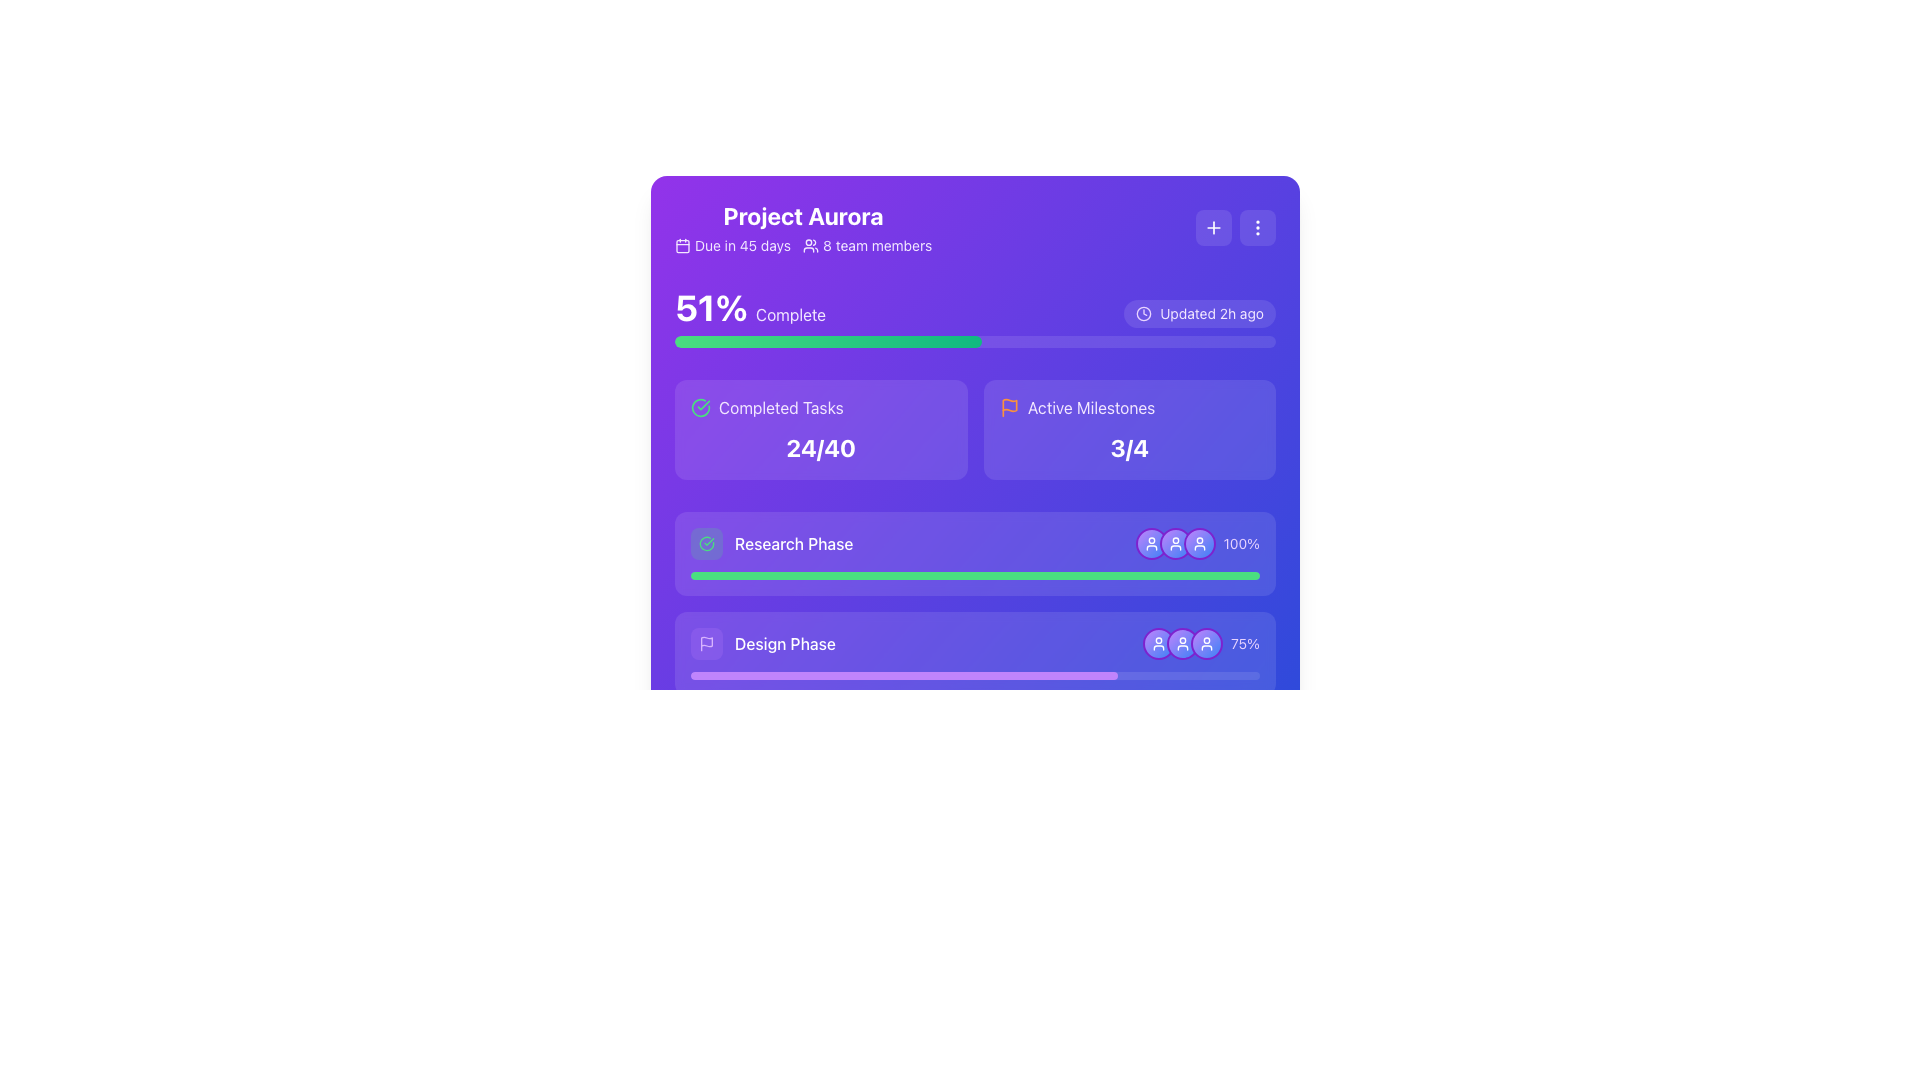 This screenshot has width=1920, height=1080. What do you see at coordinates (821, 407) in the screenshot?
I see `the label that describes the section for completed tasks, positioned near the top-left part of its box` at bounding box center [821, 407].